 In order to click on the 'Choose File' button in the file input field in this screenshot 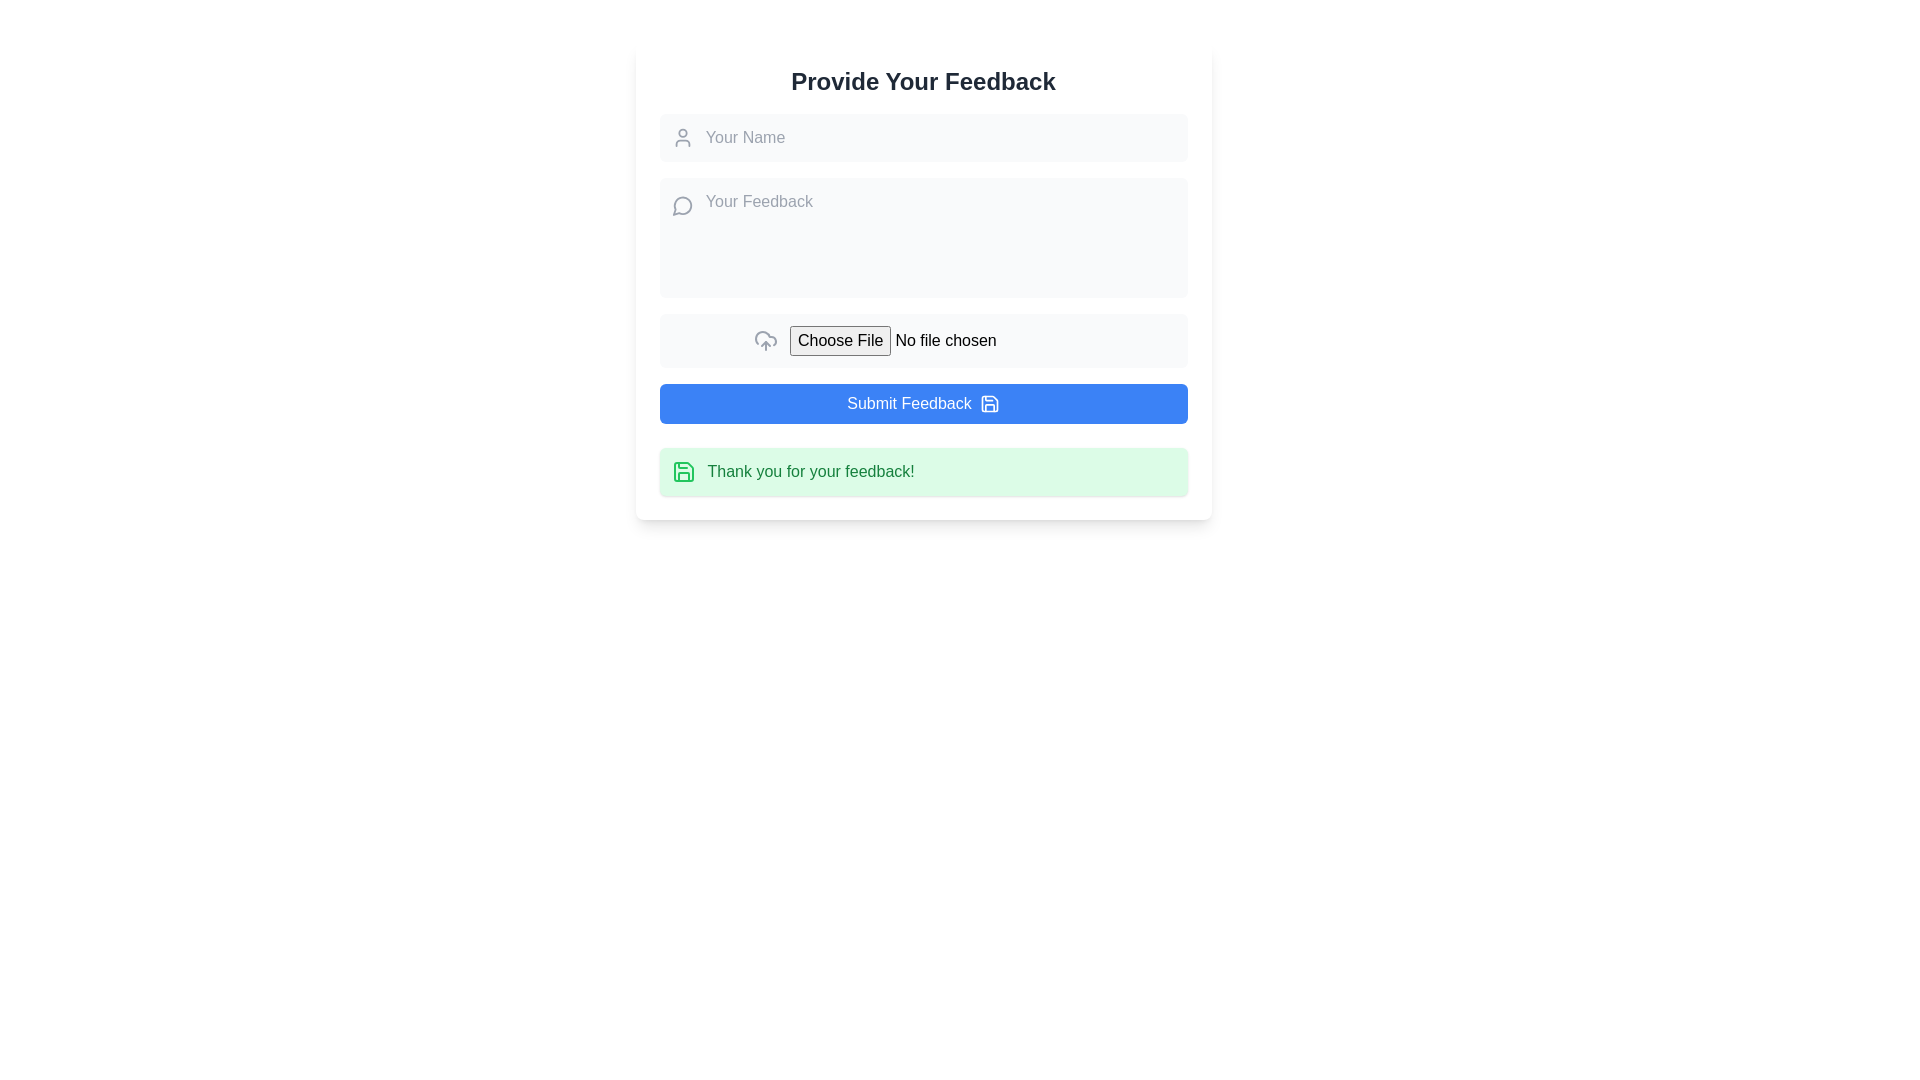, I will do `click(940, 339)`.